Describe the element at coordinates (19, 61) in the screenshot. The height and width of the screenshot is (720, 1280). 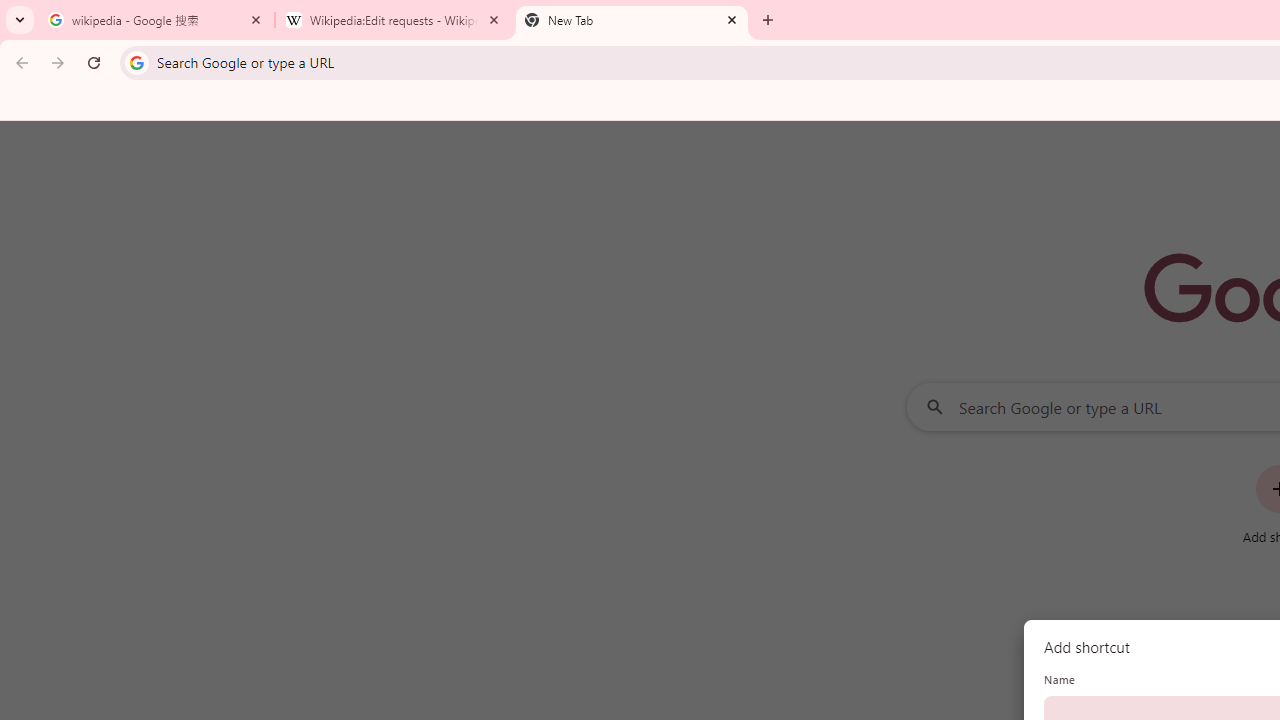
I see `'Back'` at that location.